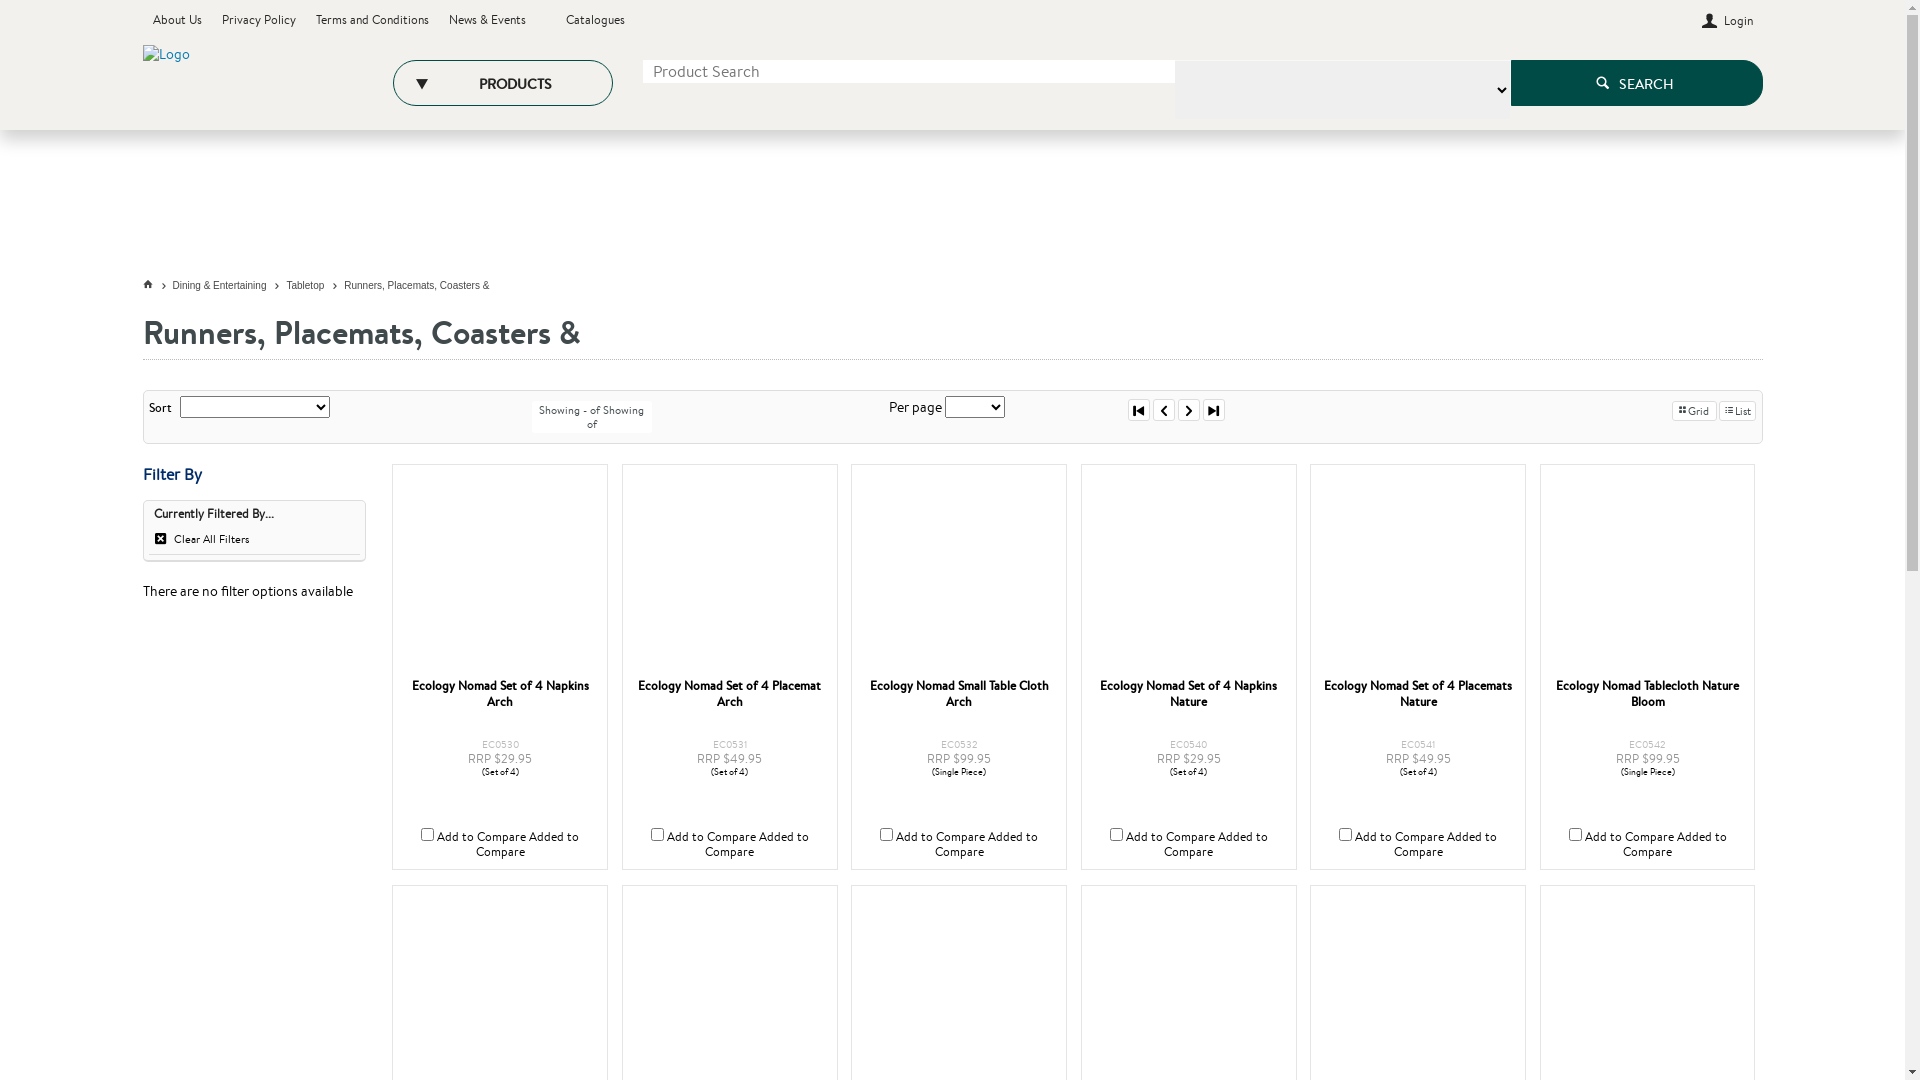 This screenshot has height=1080, width=1920. What do you see at coordinates (756, 844) in the screenshot?
I see `'Added to Compare'` at bounding box center [756, 844].